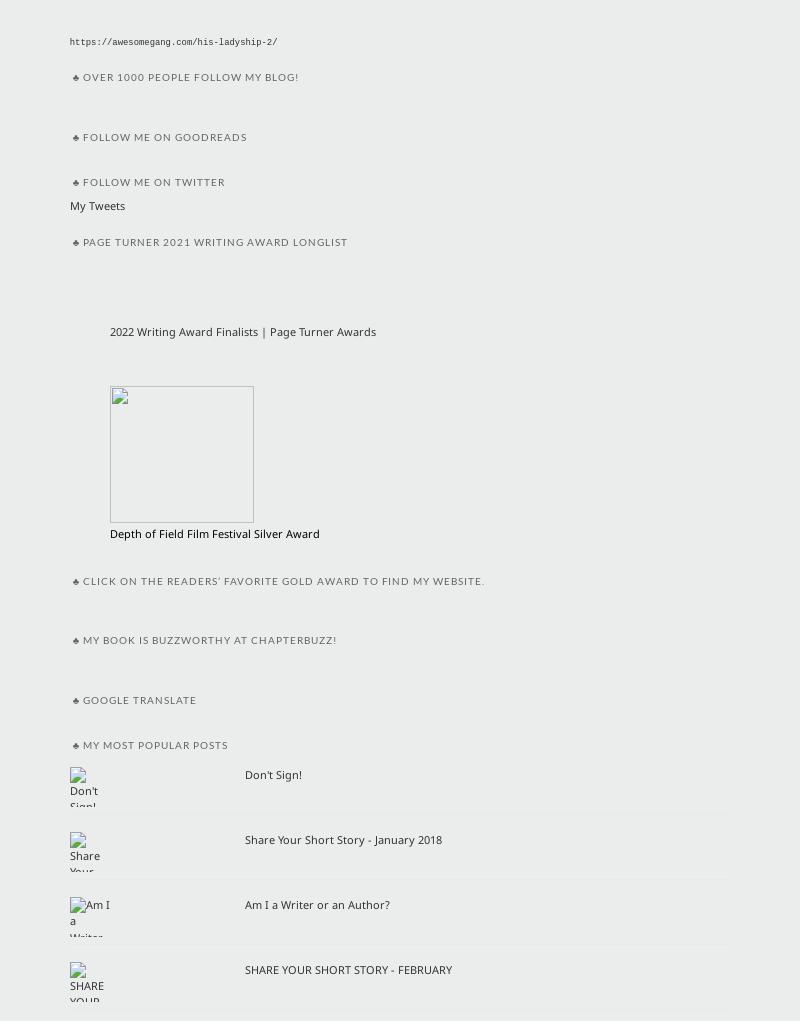 This screenshot has width=800, height=1021. What do you see at coordinates (155, 744) in the screenshot?
I see `'My Most Popular Posts'` at bounding box center [155, 744].